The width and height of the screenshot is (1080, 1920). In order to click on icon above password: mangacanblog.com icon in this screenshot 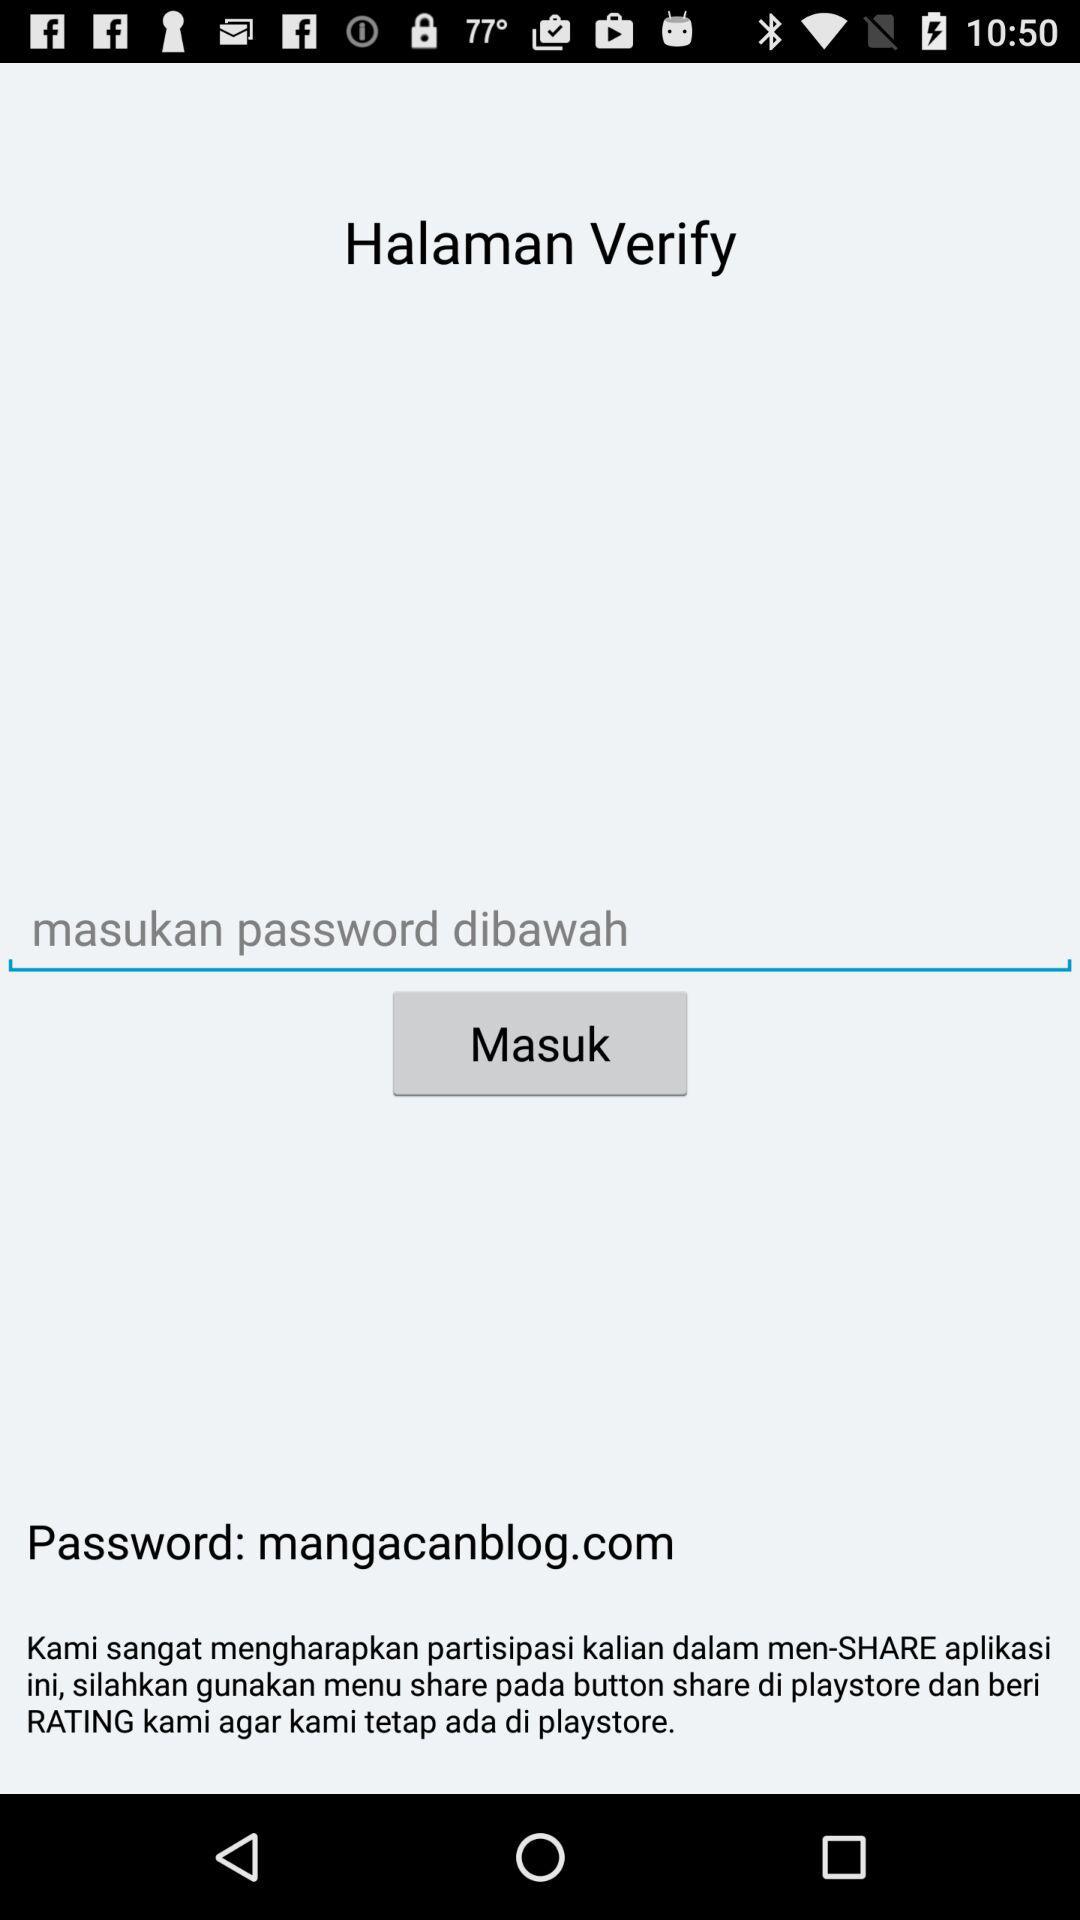, I will do `click(540, 1042)`.